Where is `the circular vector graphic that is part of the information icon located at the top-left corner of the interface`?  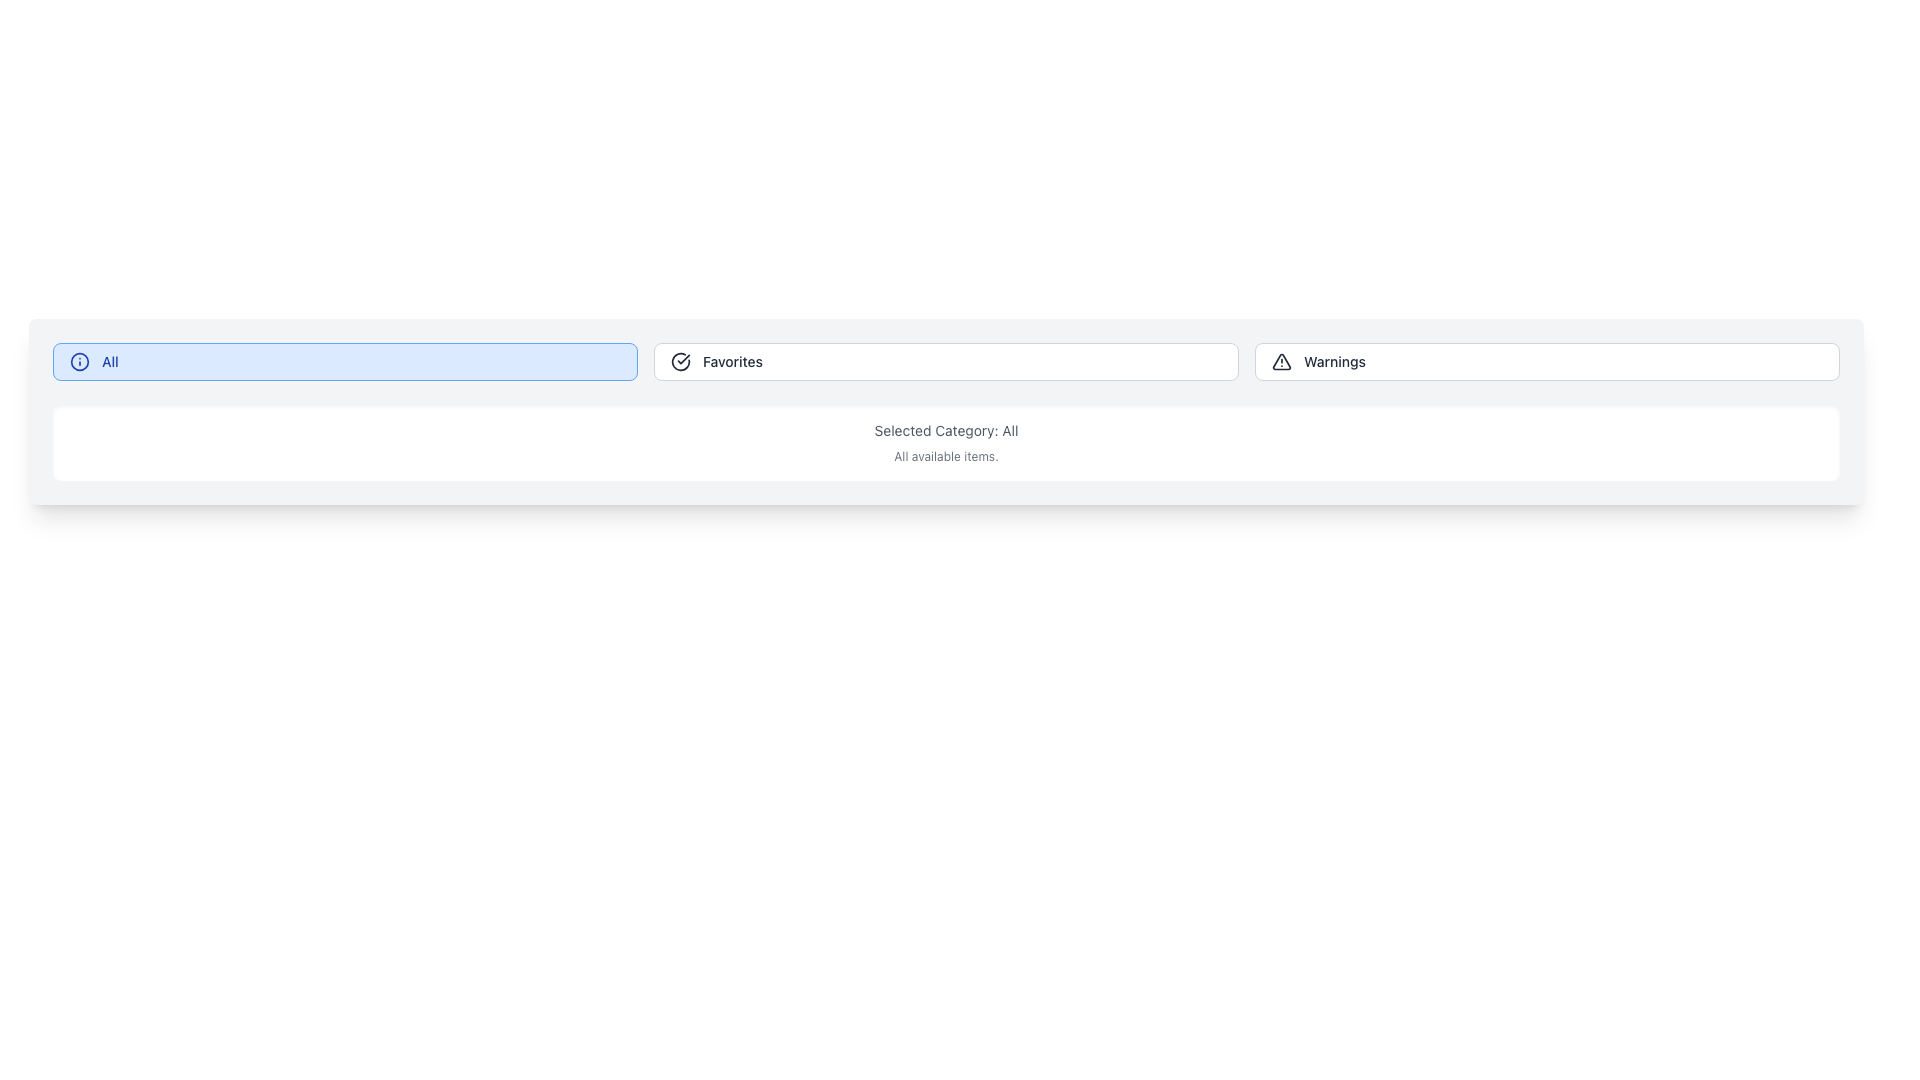
the circular vector graphic that is part of the information icon located at the top-left corner of the interface is located at coordinates (80, 362).